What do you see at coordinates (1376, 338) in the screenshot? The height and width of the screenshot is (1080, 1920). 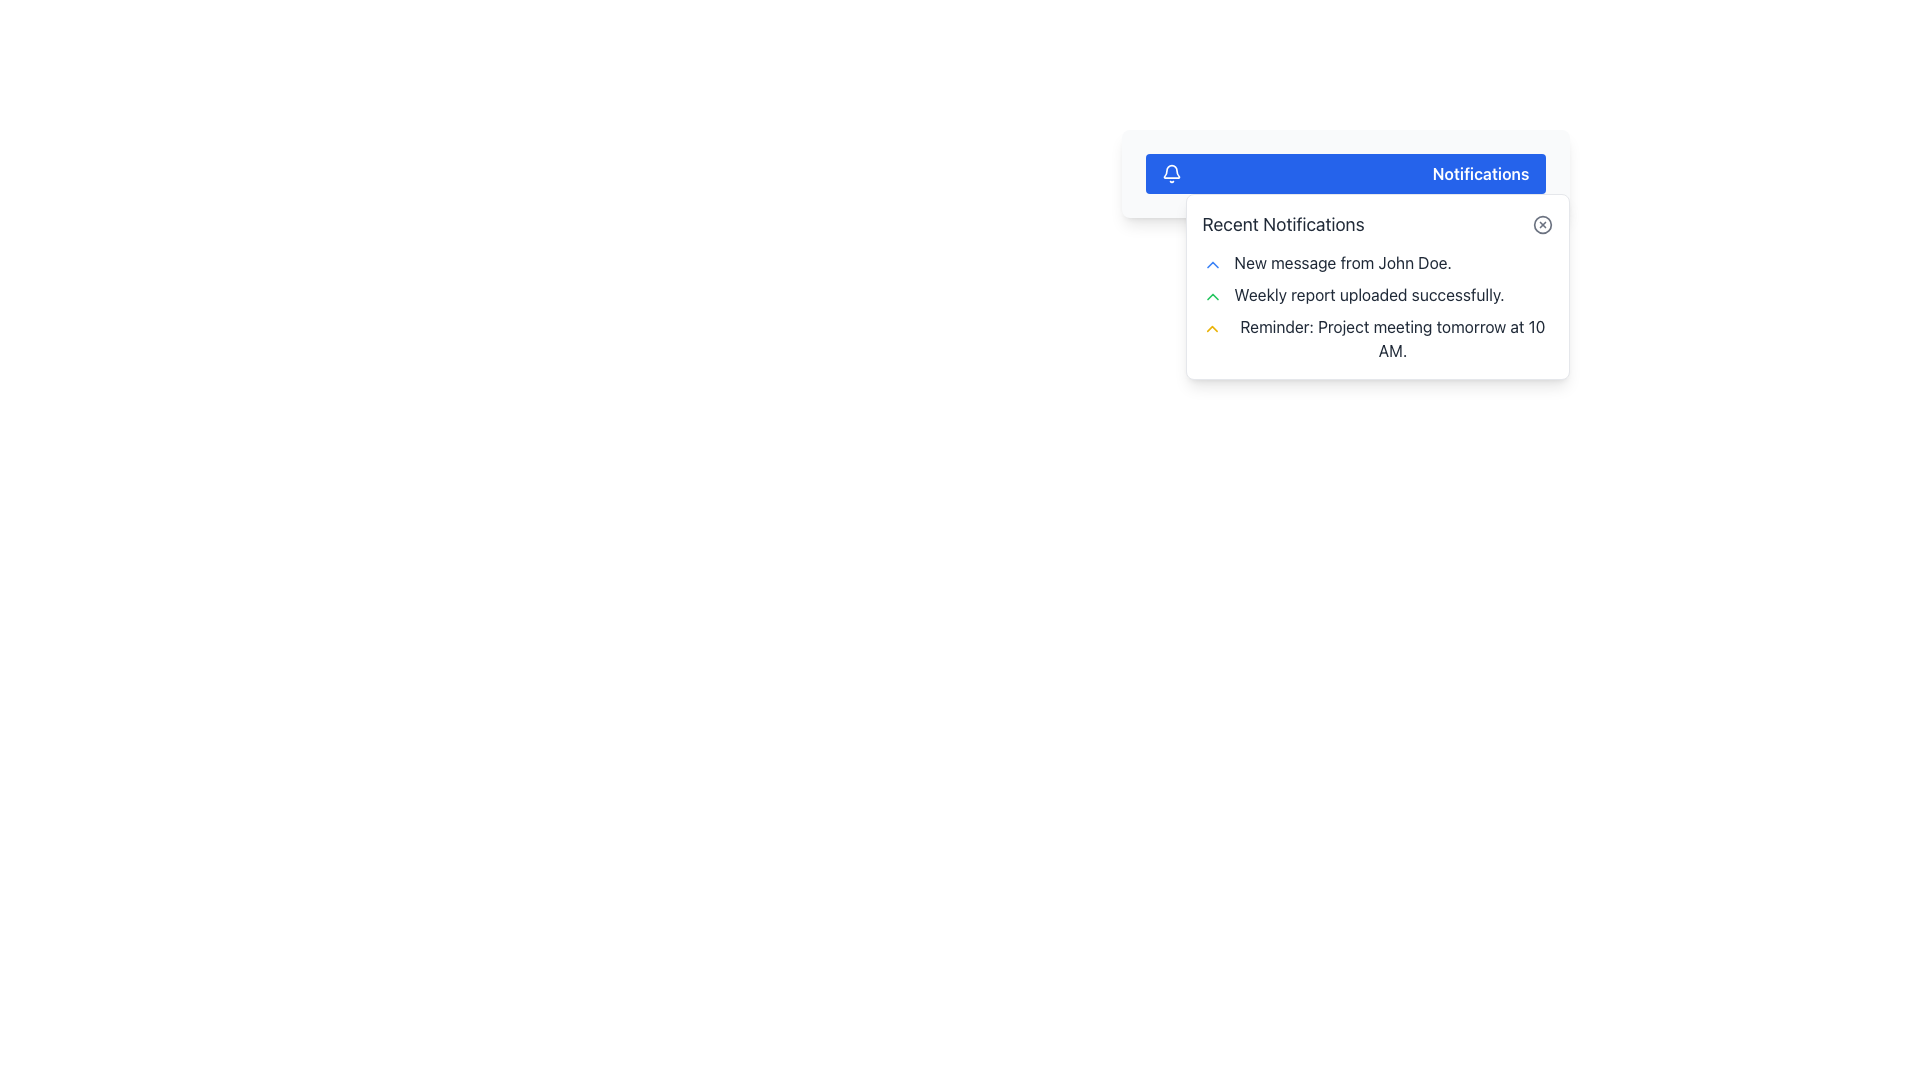 I see `the third notification in the 'Recent Notifications' list` at bounding box center [1376, 338].